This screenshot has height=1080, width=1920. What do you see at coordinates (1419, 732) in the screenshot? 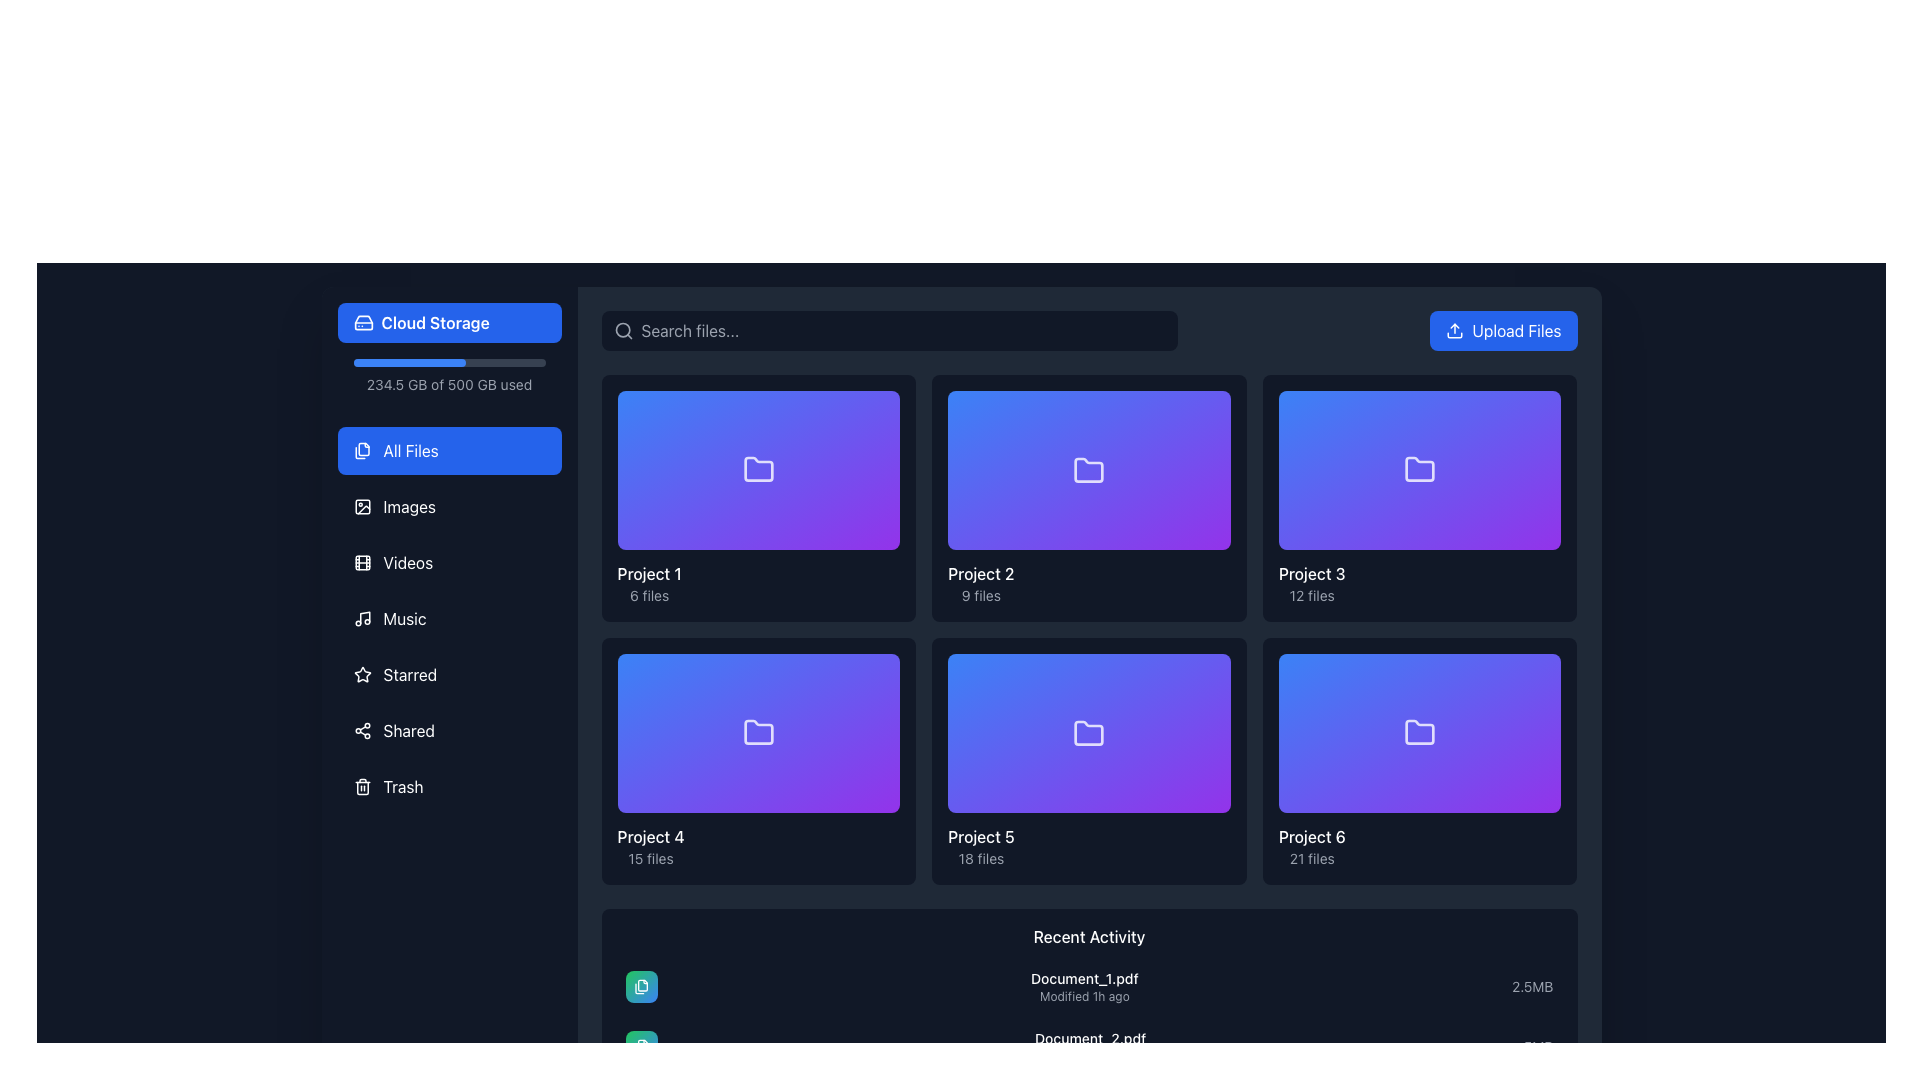
I see `the folder icon representing 'Project 6' located in the bottom-right section of the grid of folders` at bounding box center [1419, 732].